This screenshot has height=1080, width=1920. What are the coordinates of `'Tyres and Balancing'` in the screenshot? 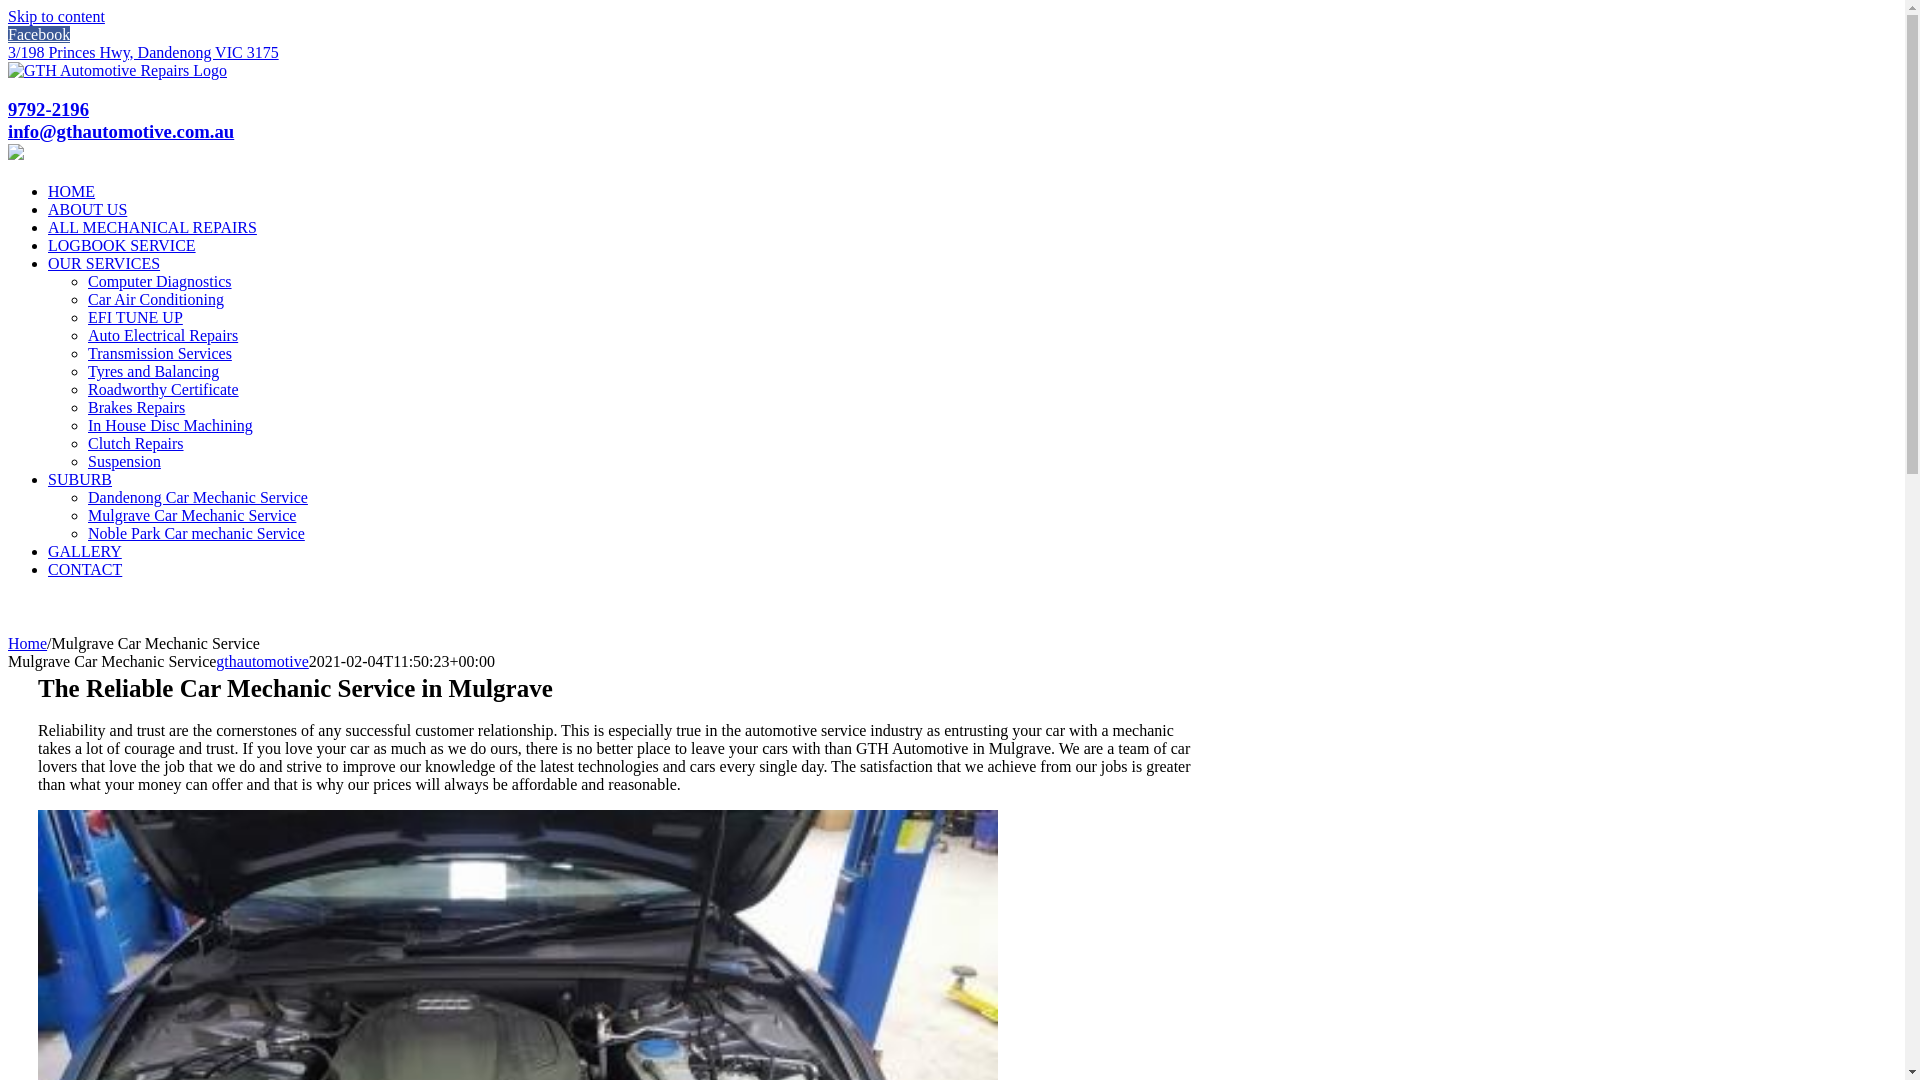 It's located at (152, 371).